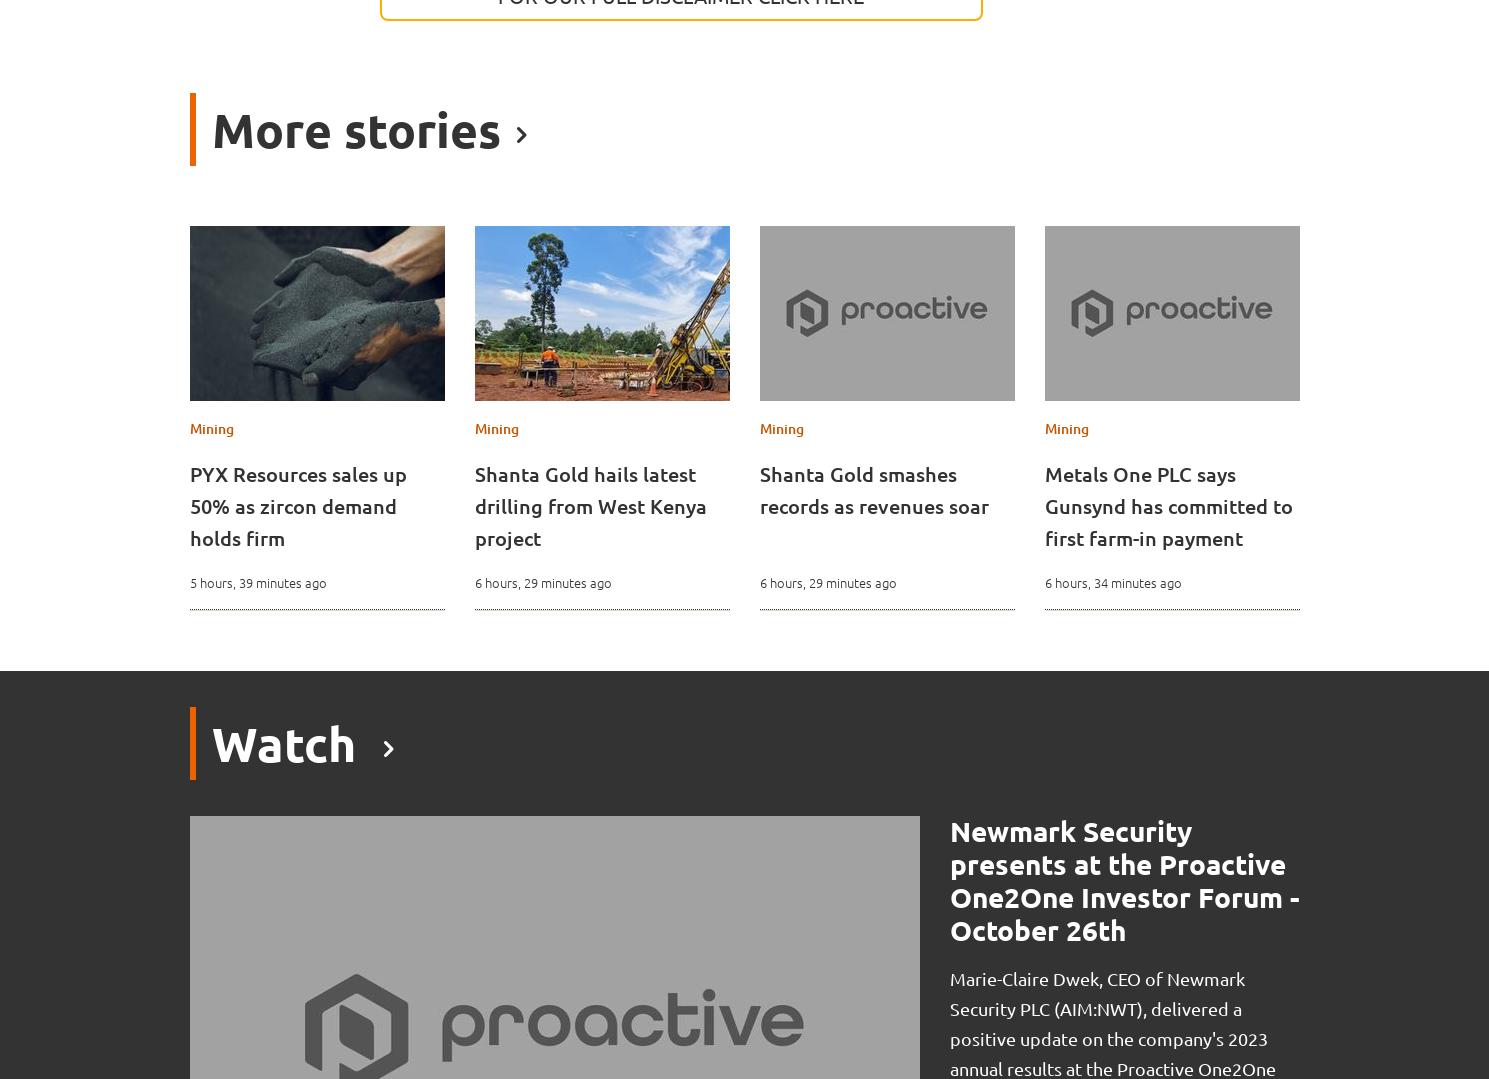 This screenshot has height=1079, width=1489. What do you see at coordinates (947, 879) in the screenshot?
I see `'Newmark Security presents at the Proactive One2One Investor Forum - October 26th'` at bounding box center [947, 879].